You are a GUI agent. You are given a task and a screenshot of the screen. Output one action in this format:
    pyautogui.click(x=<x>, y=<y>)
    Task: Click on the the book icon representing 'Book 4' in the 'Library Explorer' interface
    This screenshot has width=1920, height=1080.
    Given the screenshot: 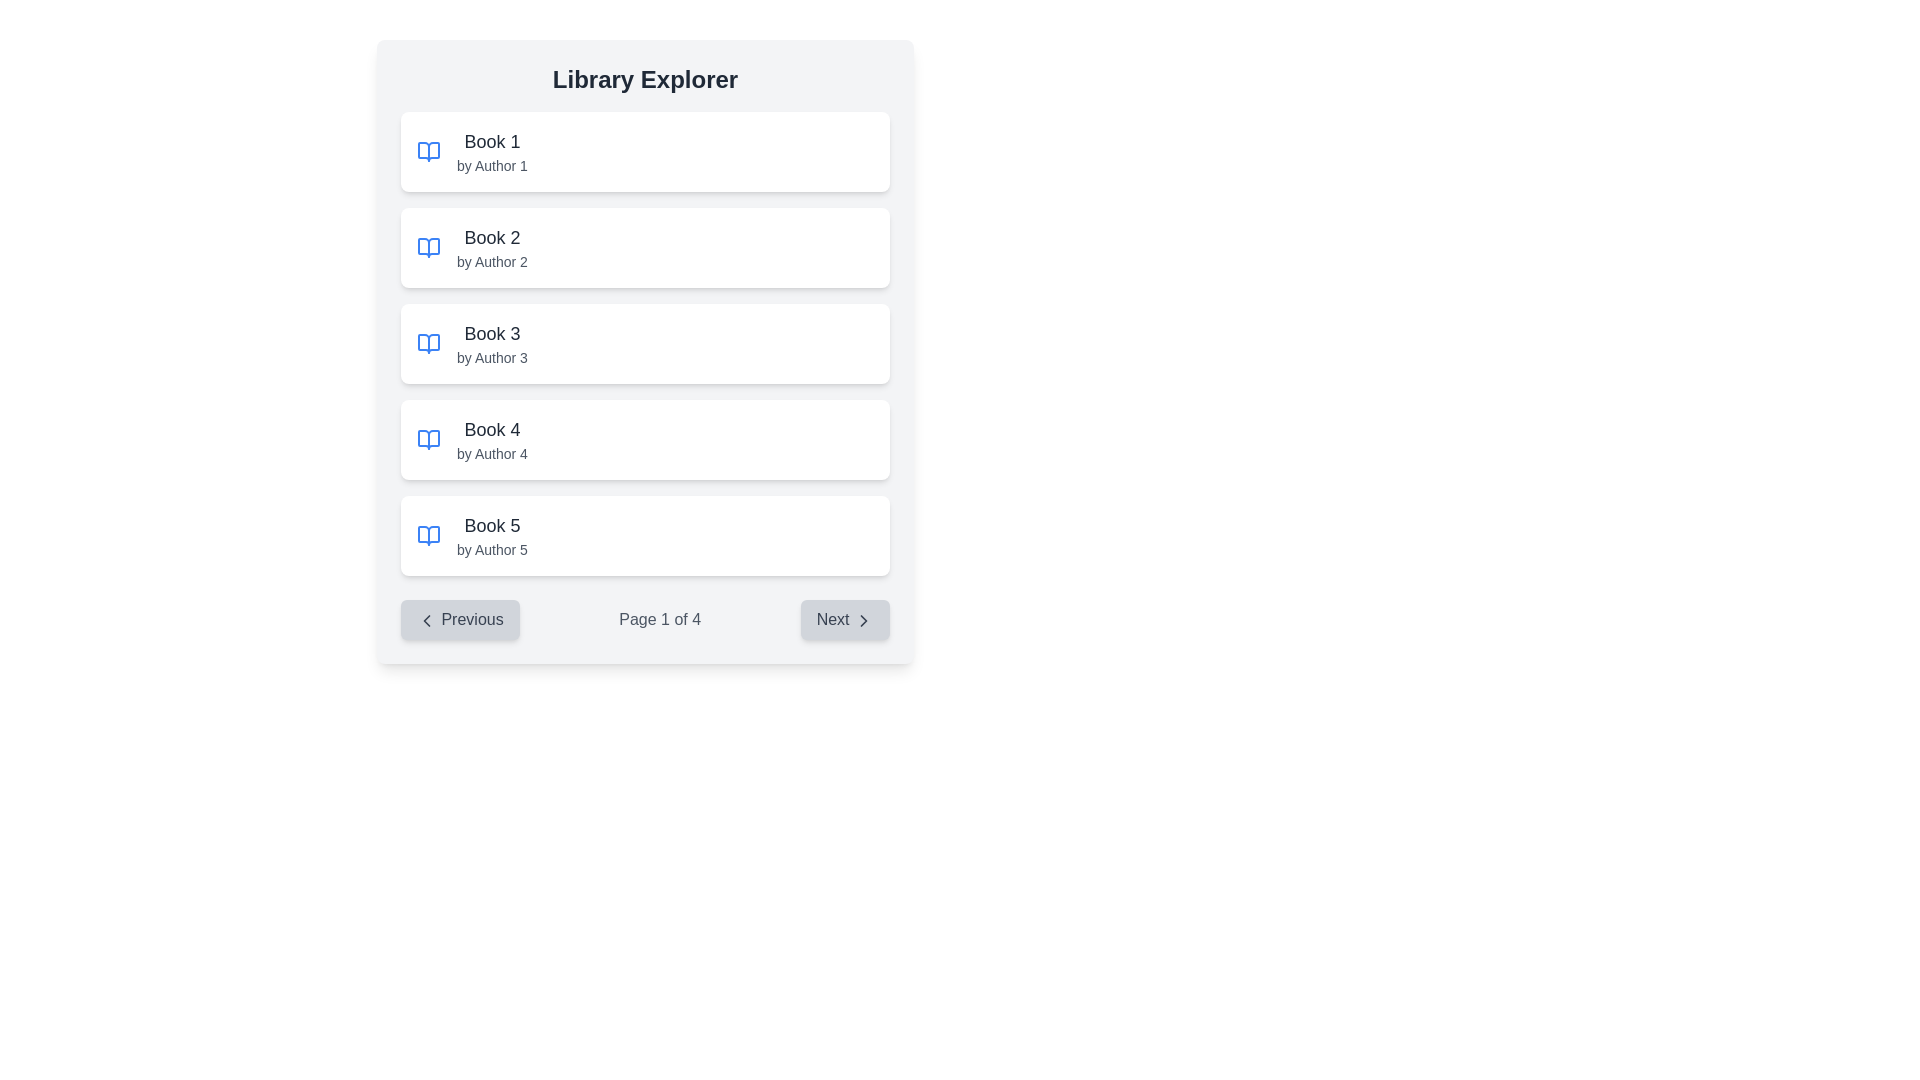 What is the action you would take?
    pyautogui.click(x=427, y=438)
    